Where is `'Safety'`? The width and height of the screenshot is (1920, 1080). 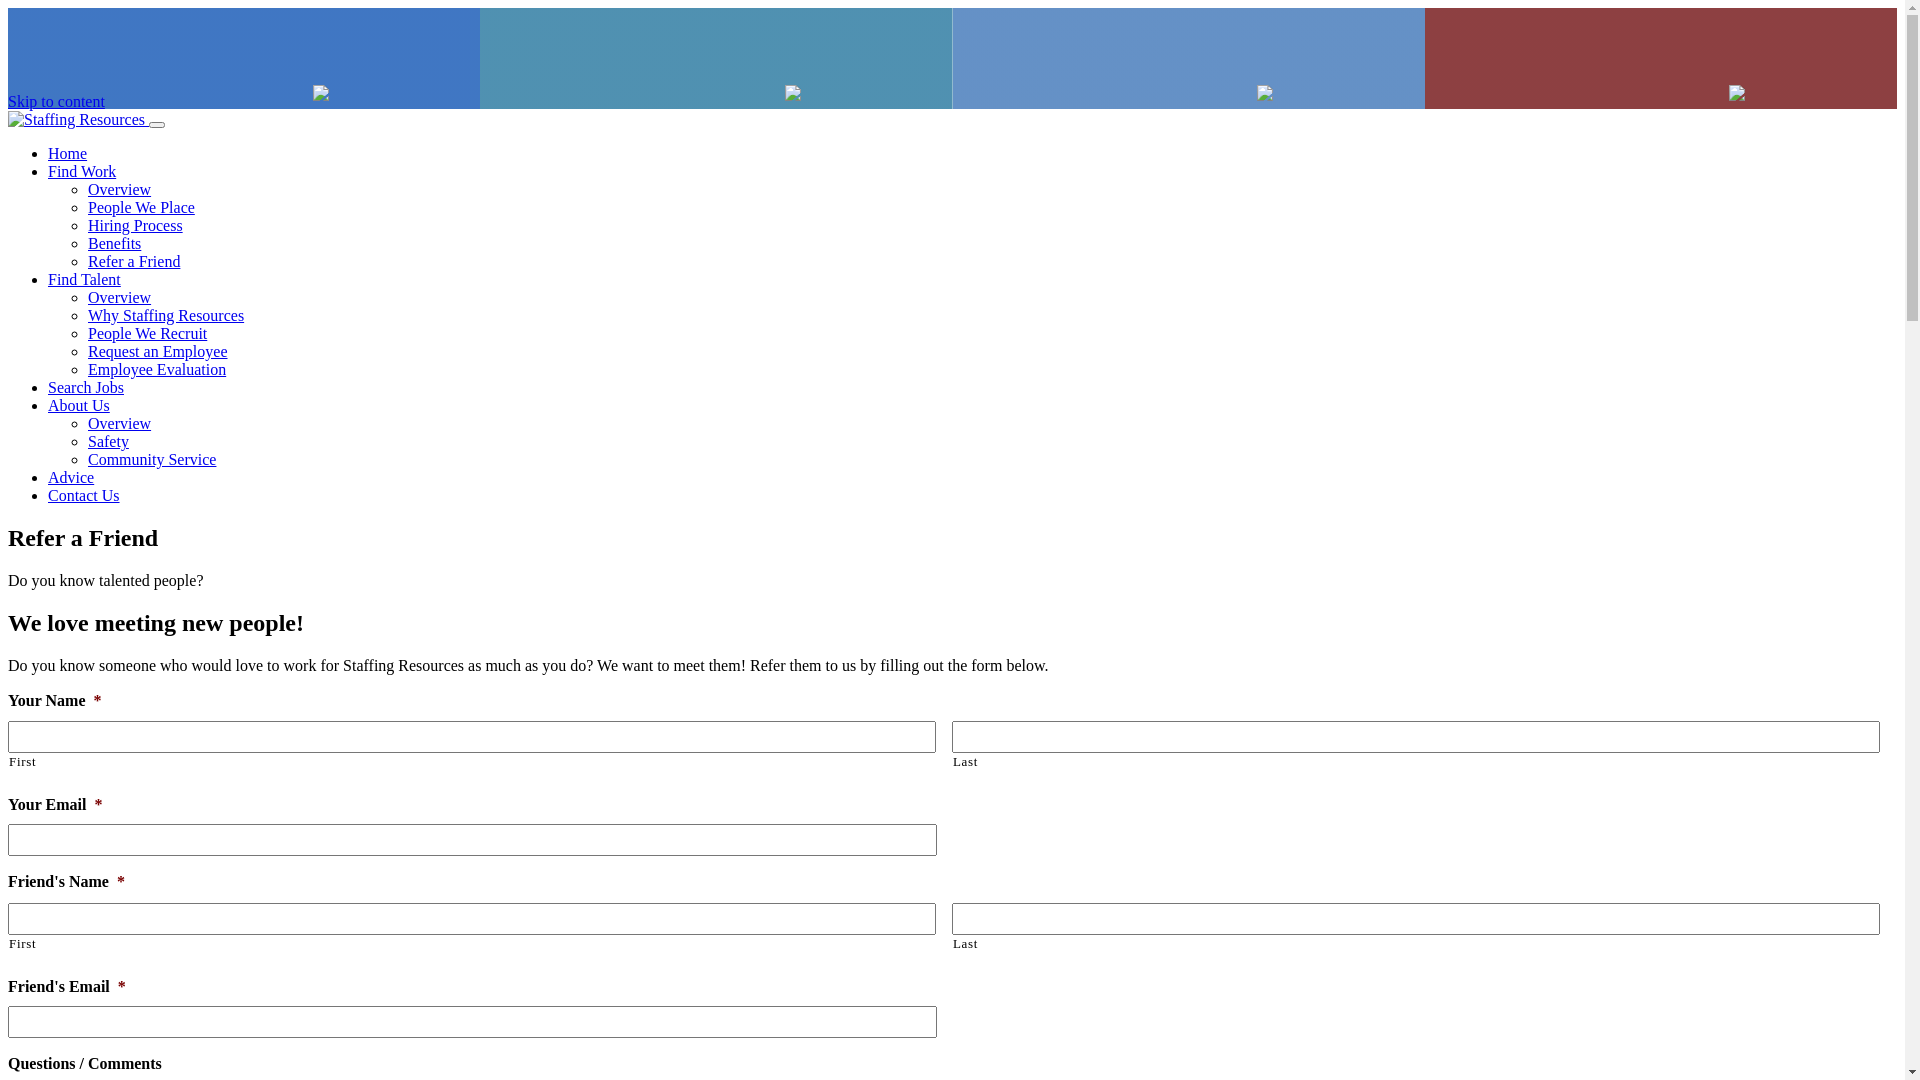 'Safety' is located at coordinates (107, 440).